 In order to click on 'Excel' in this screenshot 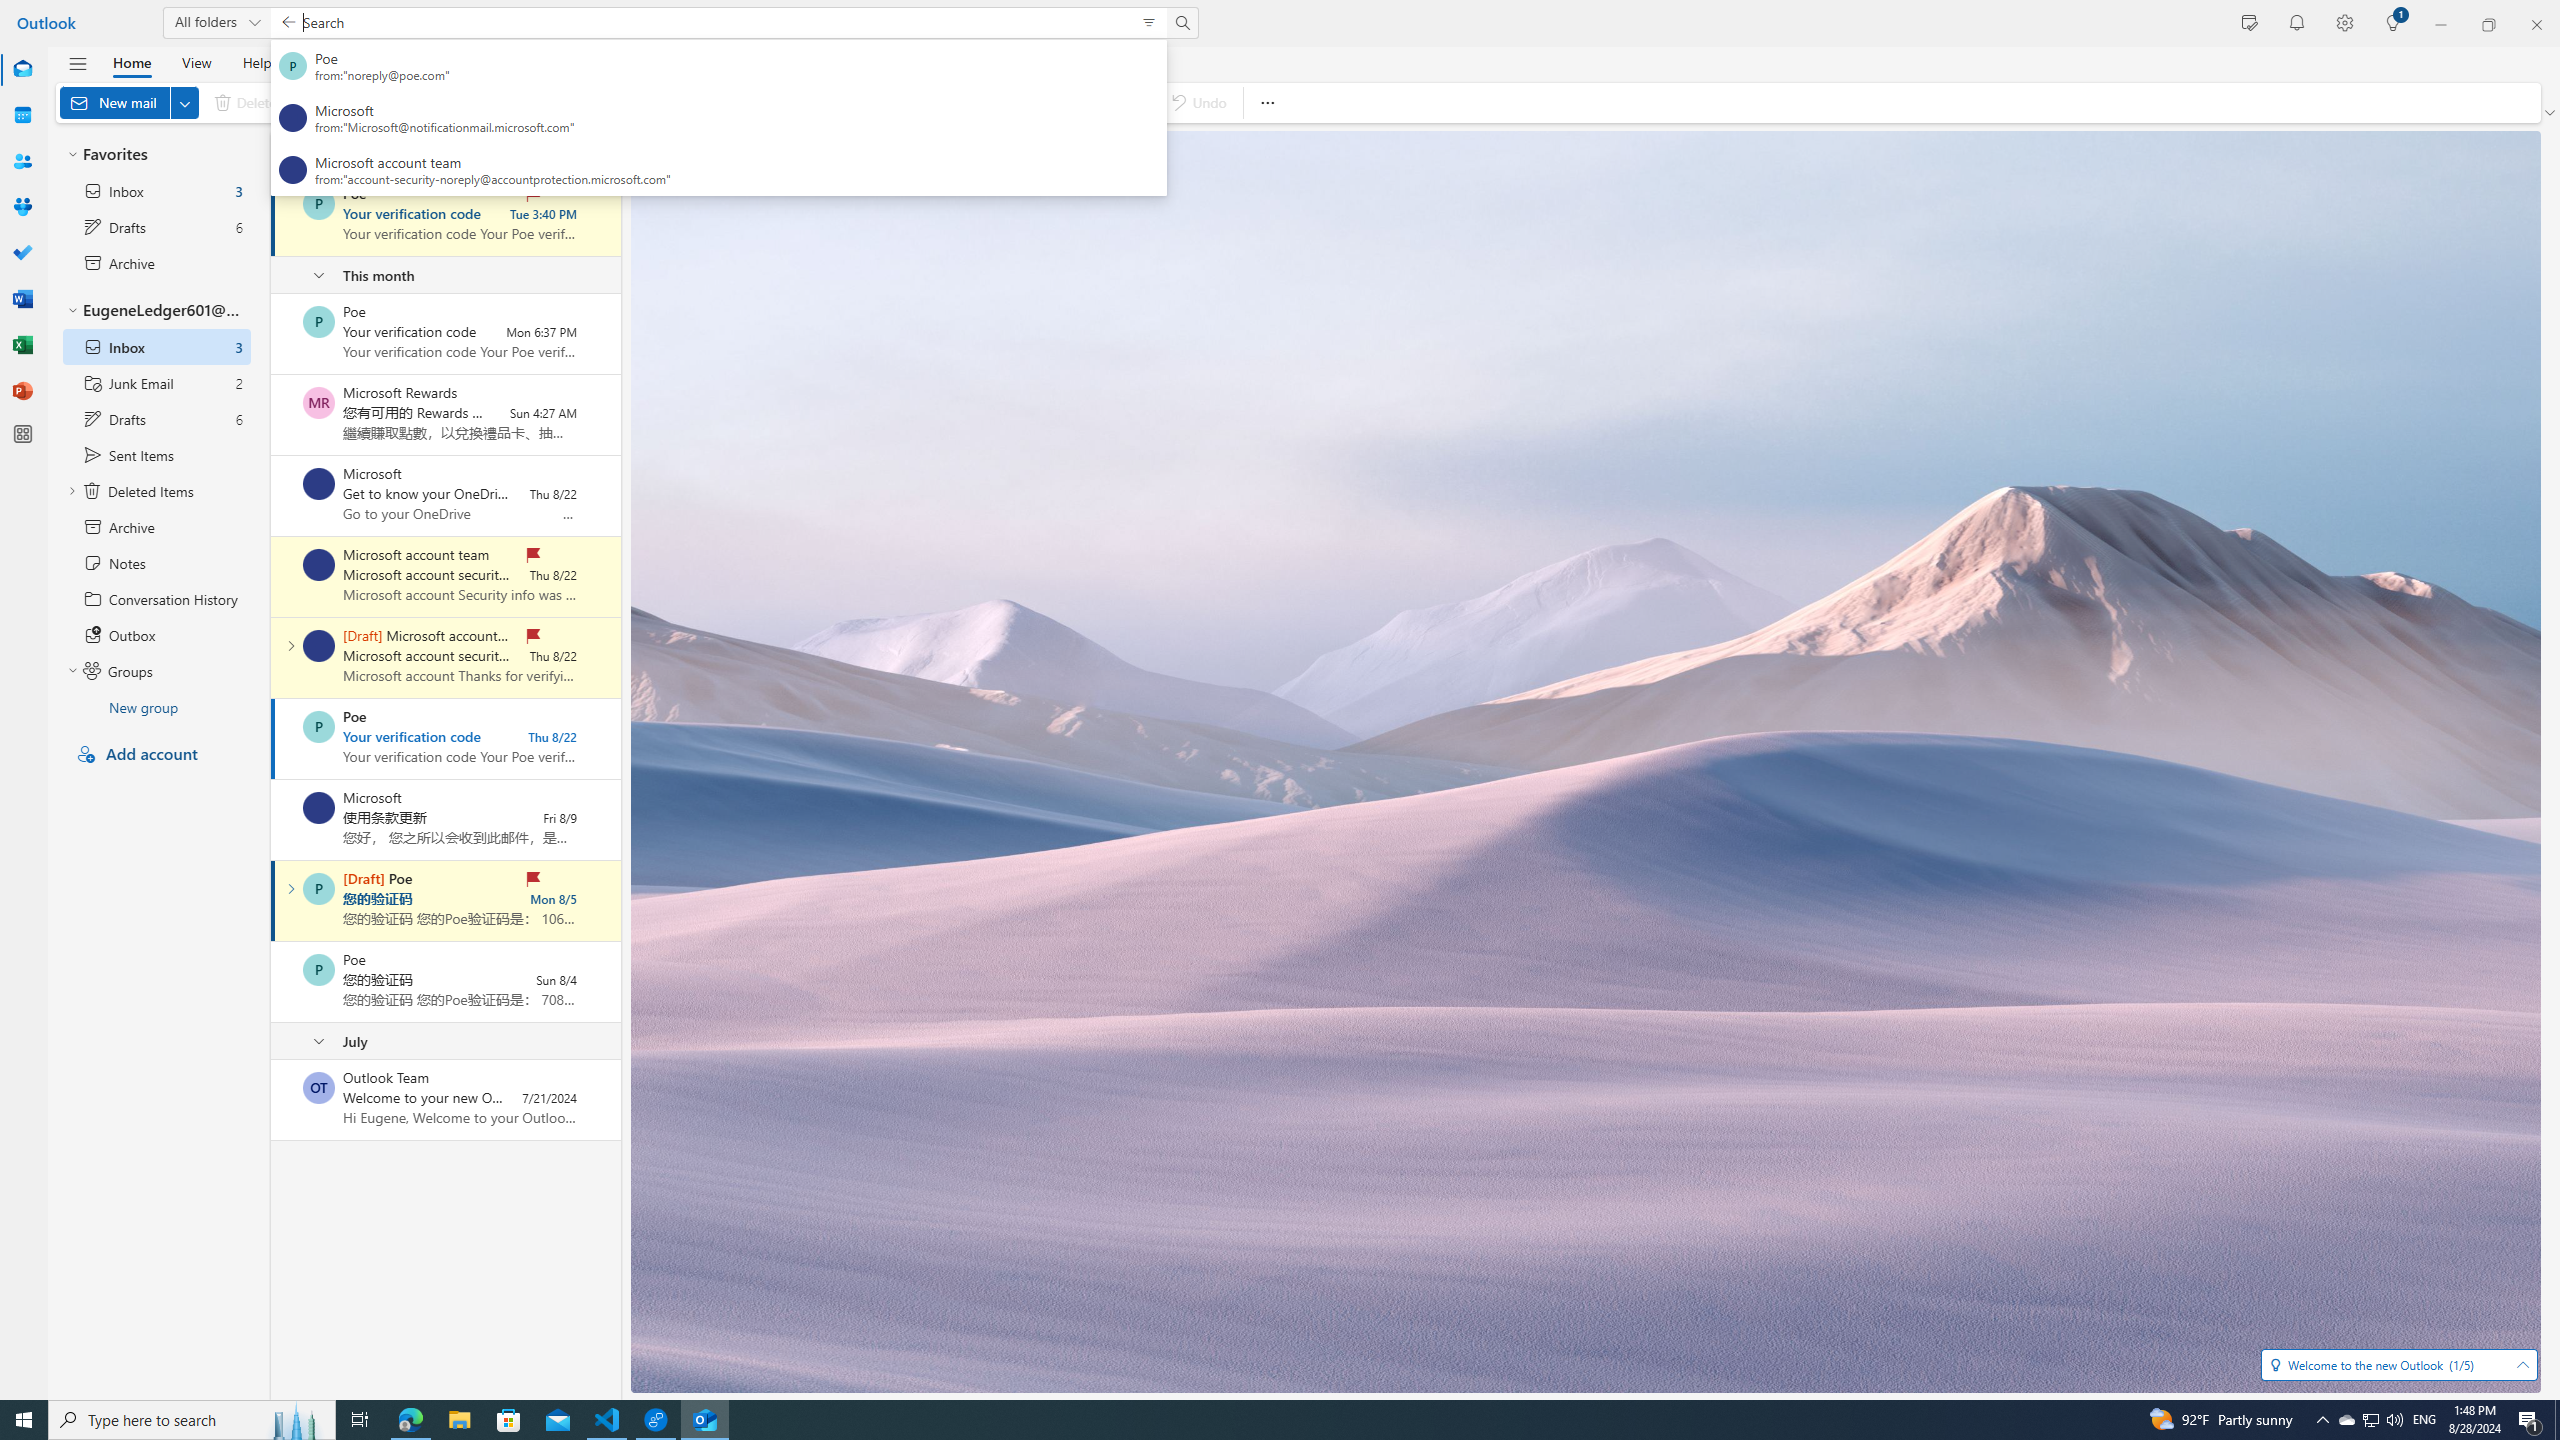, I will do `click(23, 344)`.